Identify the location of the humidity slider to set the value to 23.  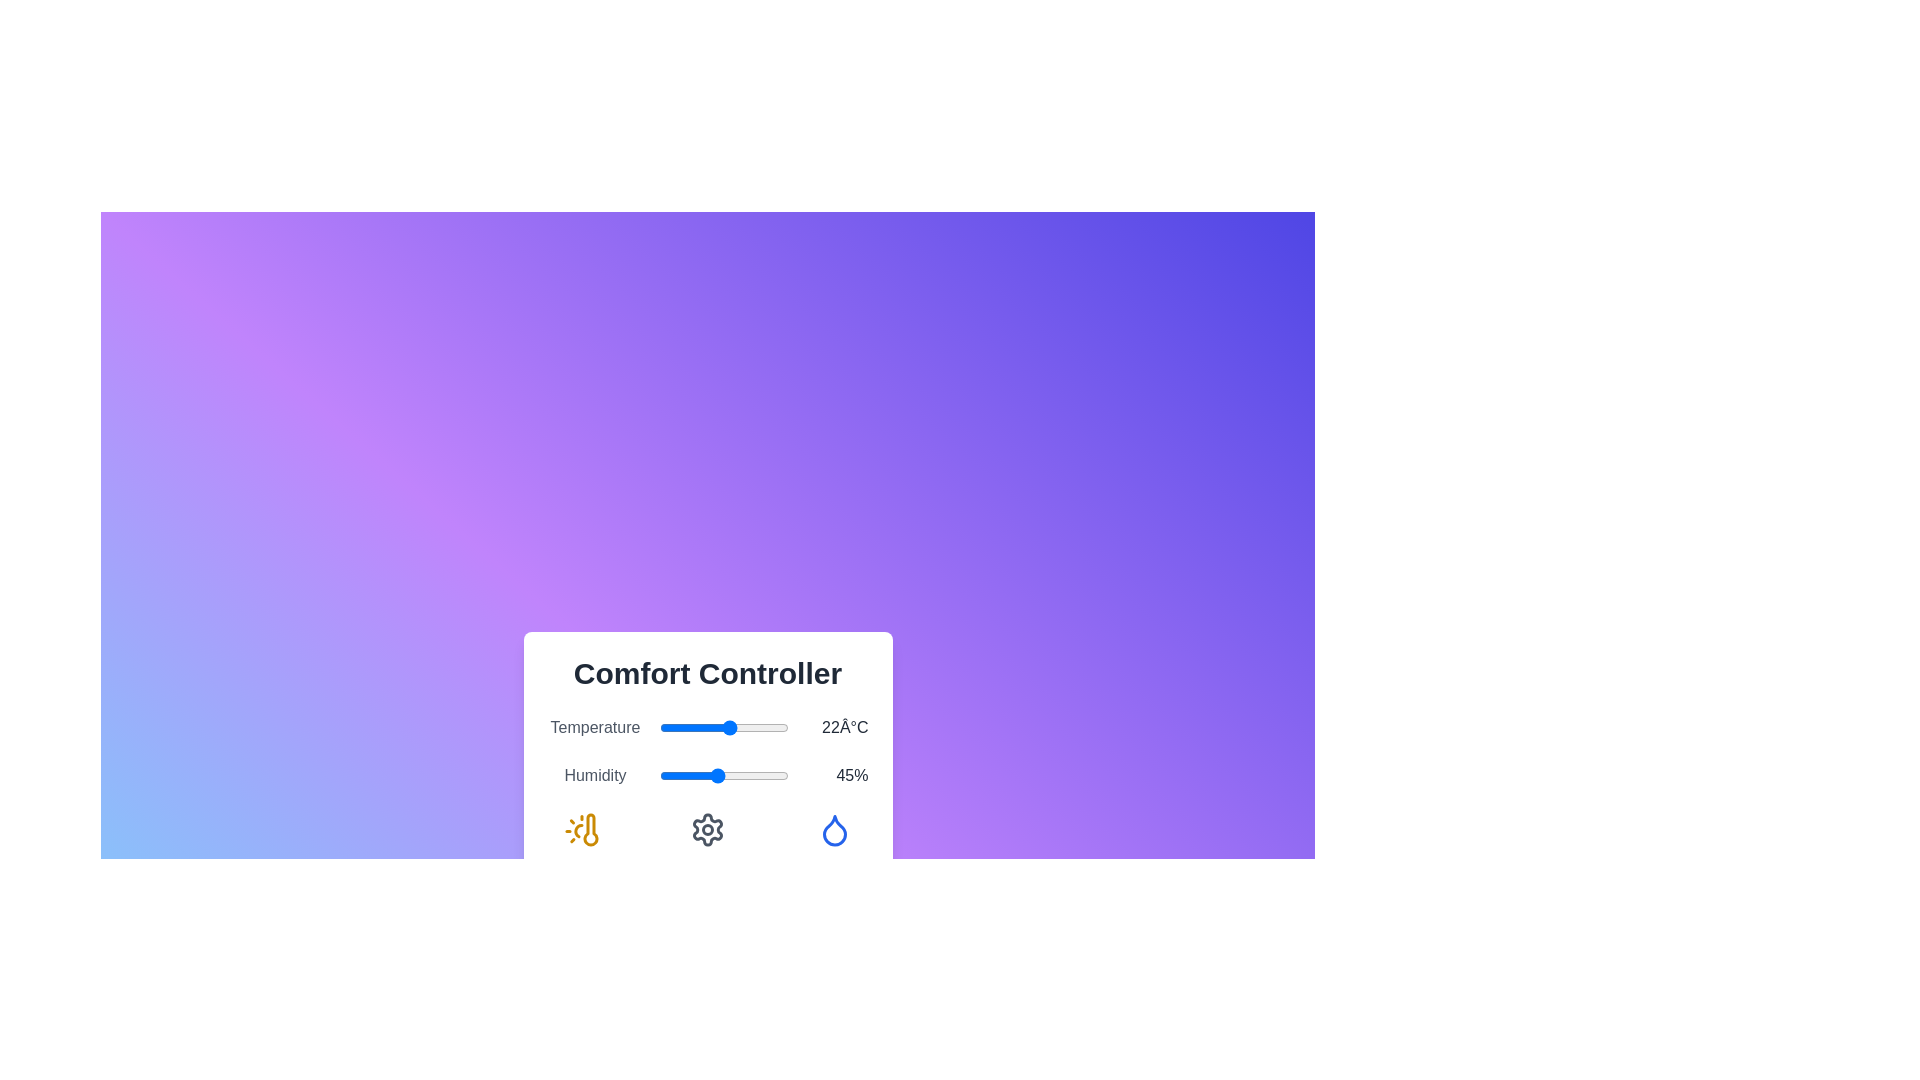
(689, 774).